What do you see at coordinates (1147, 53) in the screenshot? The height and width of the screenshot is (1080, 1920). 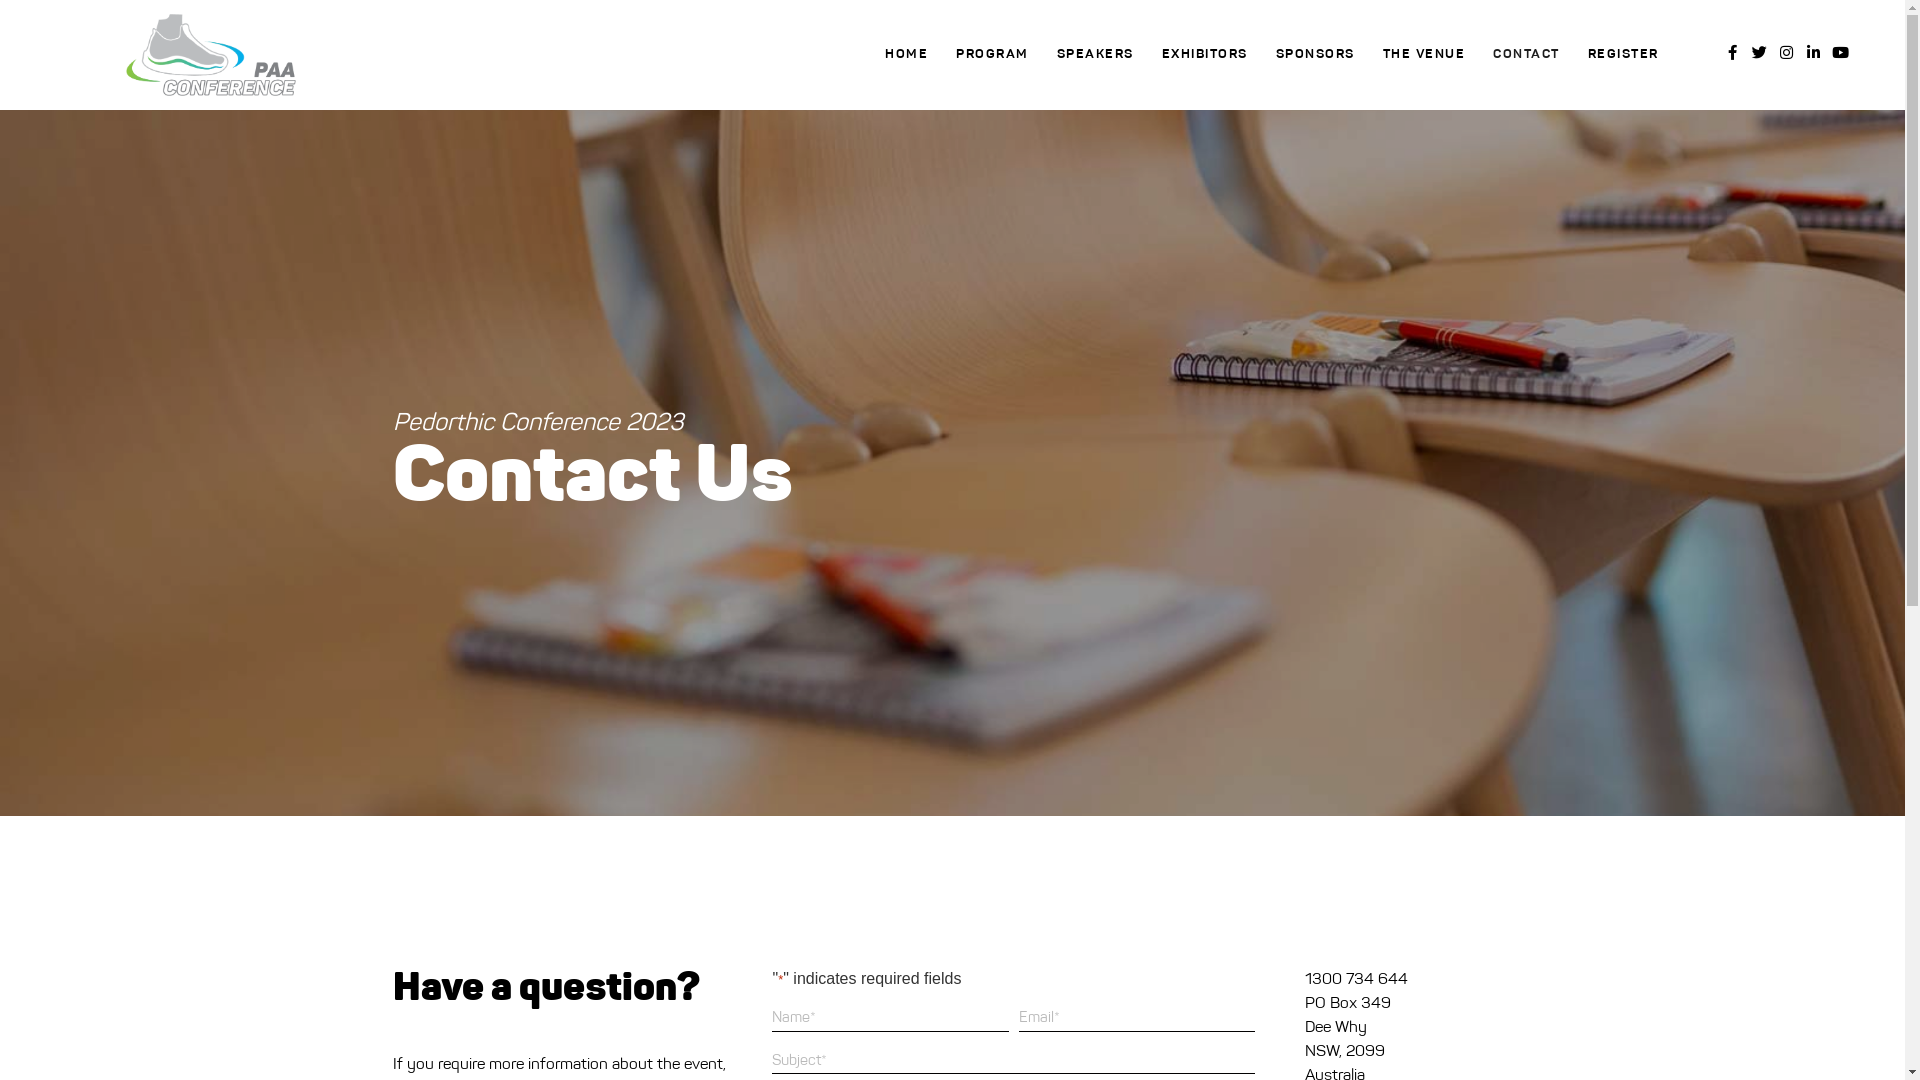 I see `'EXHIBITORS'` at bounding box center [1147, 53].